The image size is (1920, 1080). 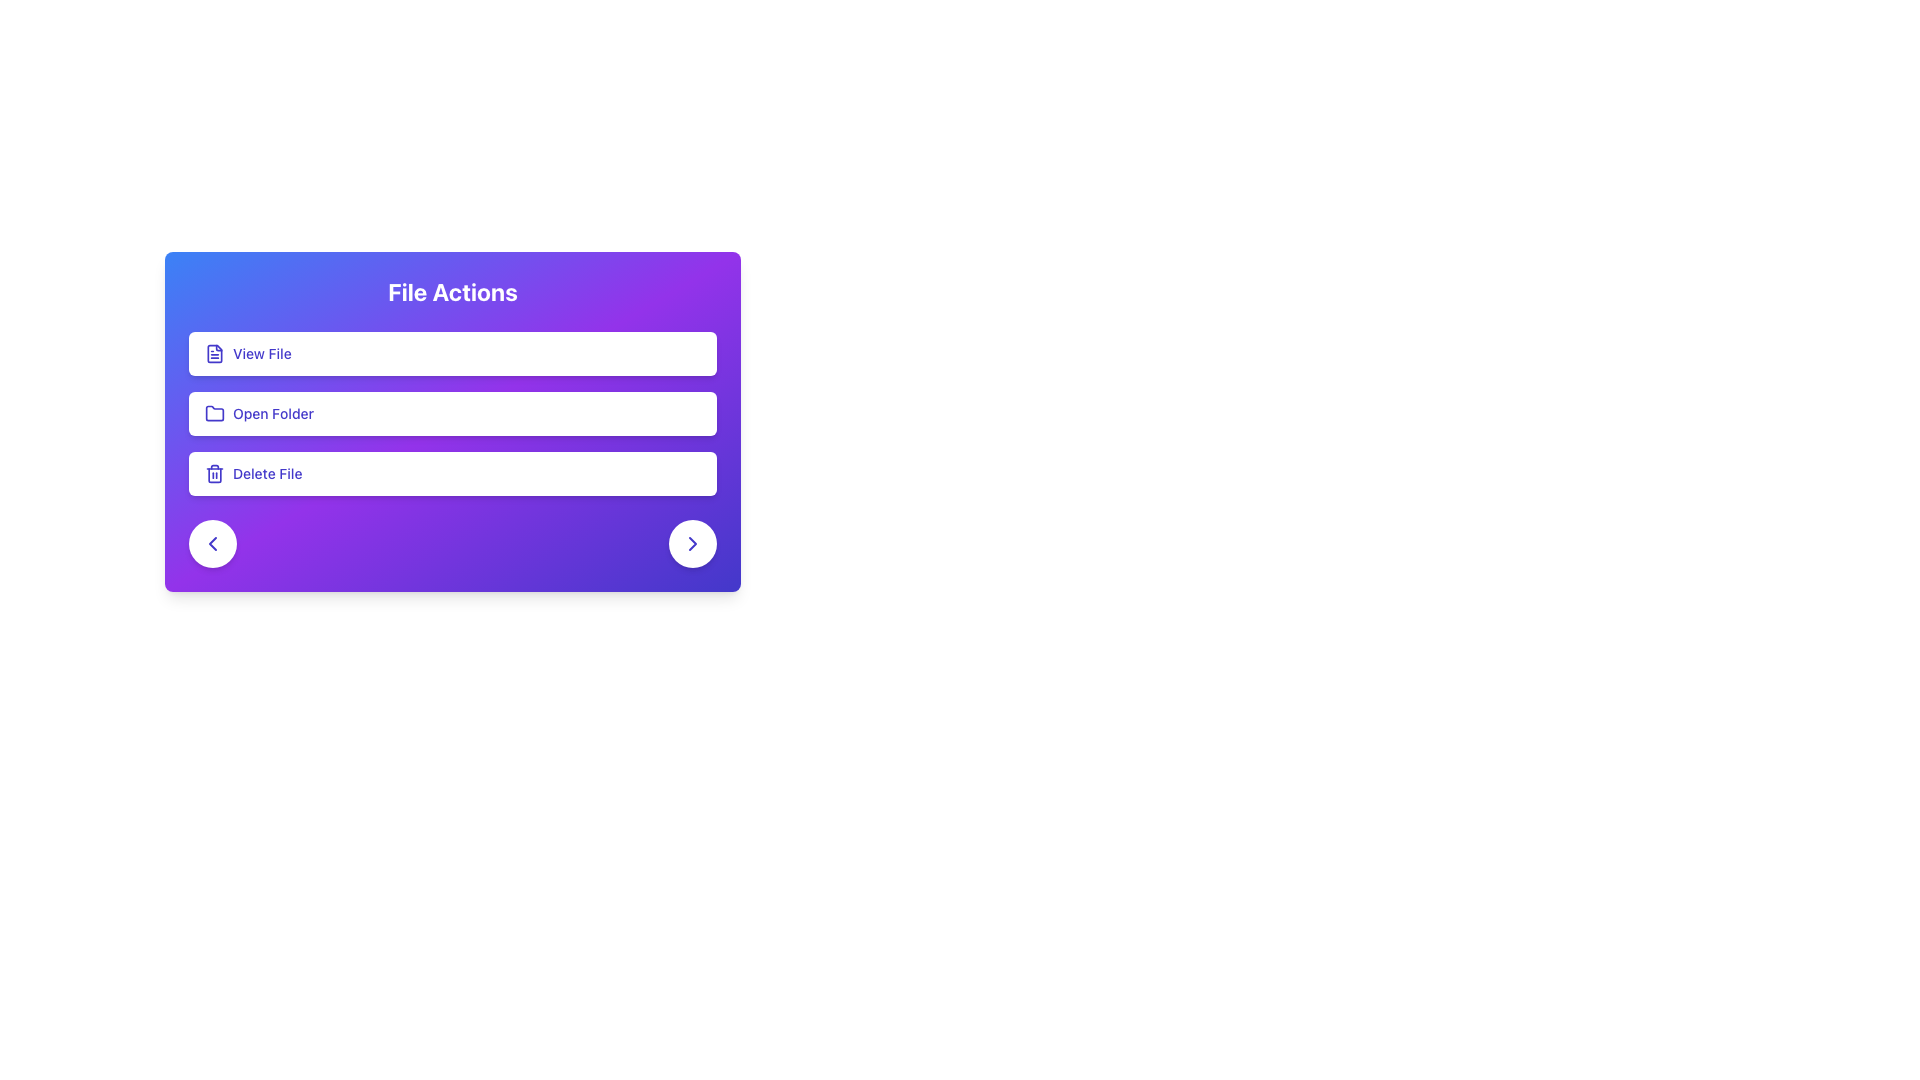 What do you see at coordinates (212, 543) in the screenshot?
I see `the left-facing chevron icon, which is centered within a circular button with a white background and purple border, located in the bottom-left corner of the card titled 'File Actions'` at bounding box center [212, 543].